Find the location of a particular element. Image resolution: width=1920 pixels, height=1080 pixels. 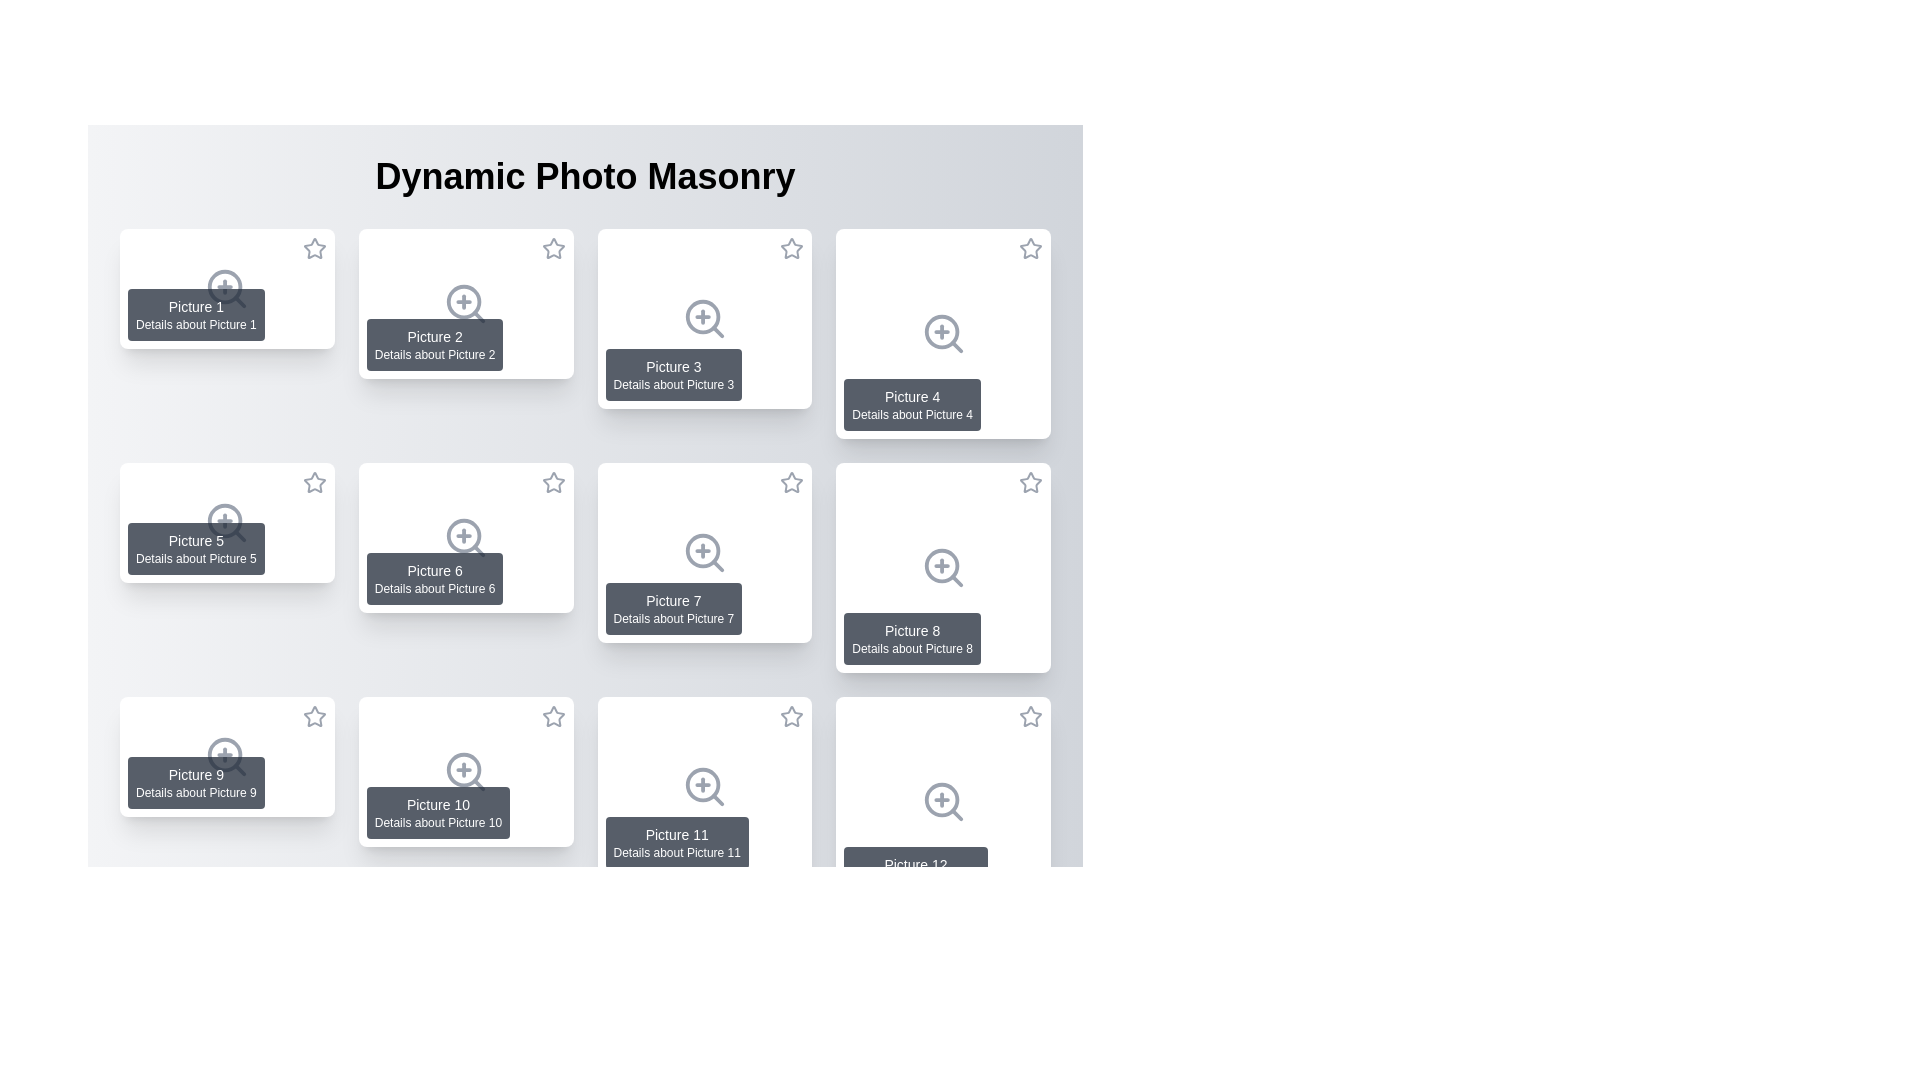

the text label 'Details about Picture 2' located at the bottom of the card labeled 'Picture 2', which has a dark gray background is located at coordinates (434, 353).